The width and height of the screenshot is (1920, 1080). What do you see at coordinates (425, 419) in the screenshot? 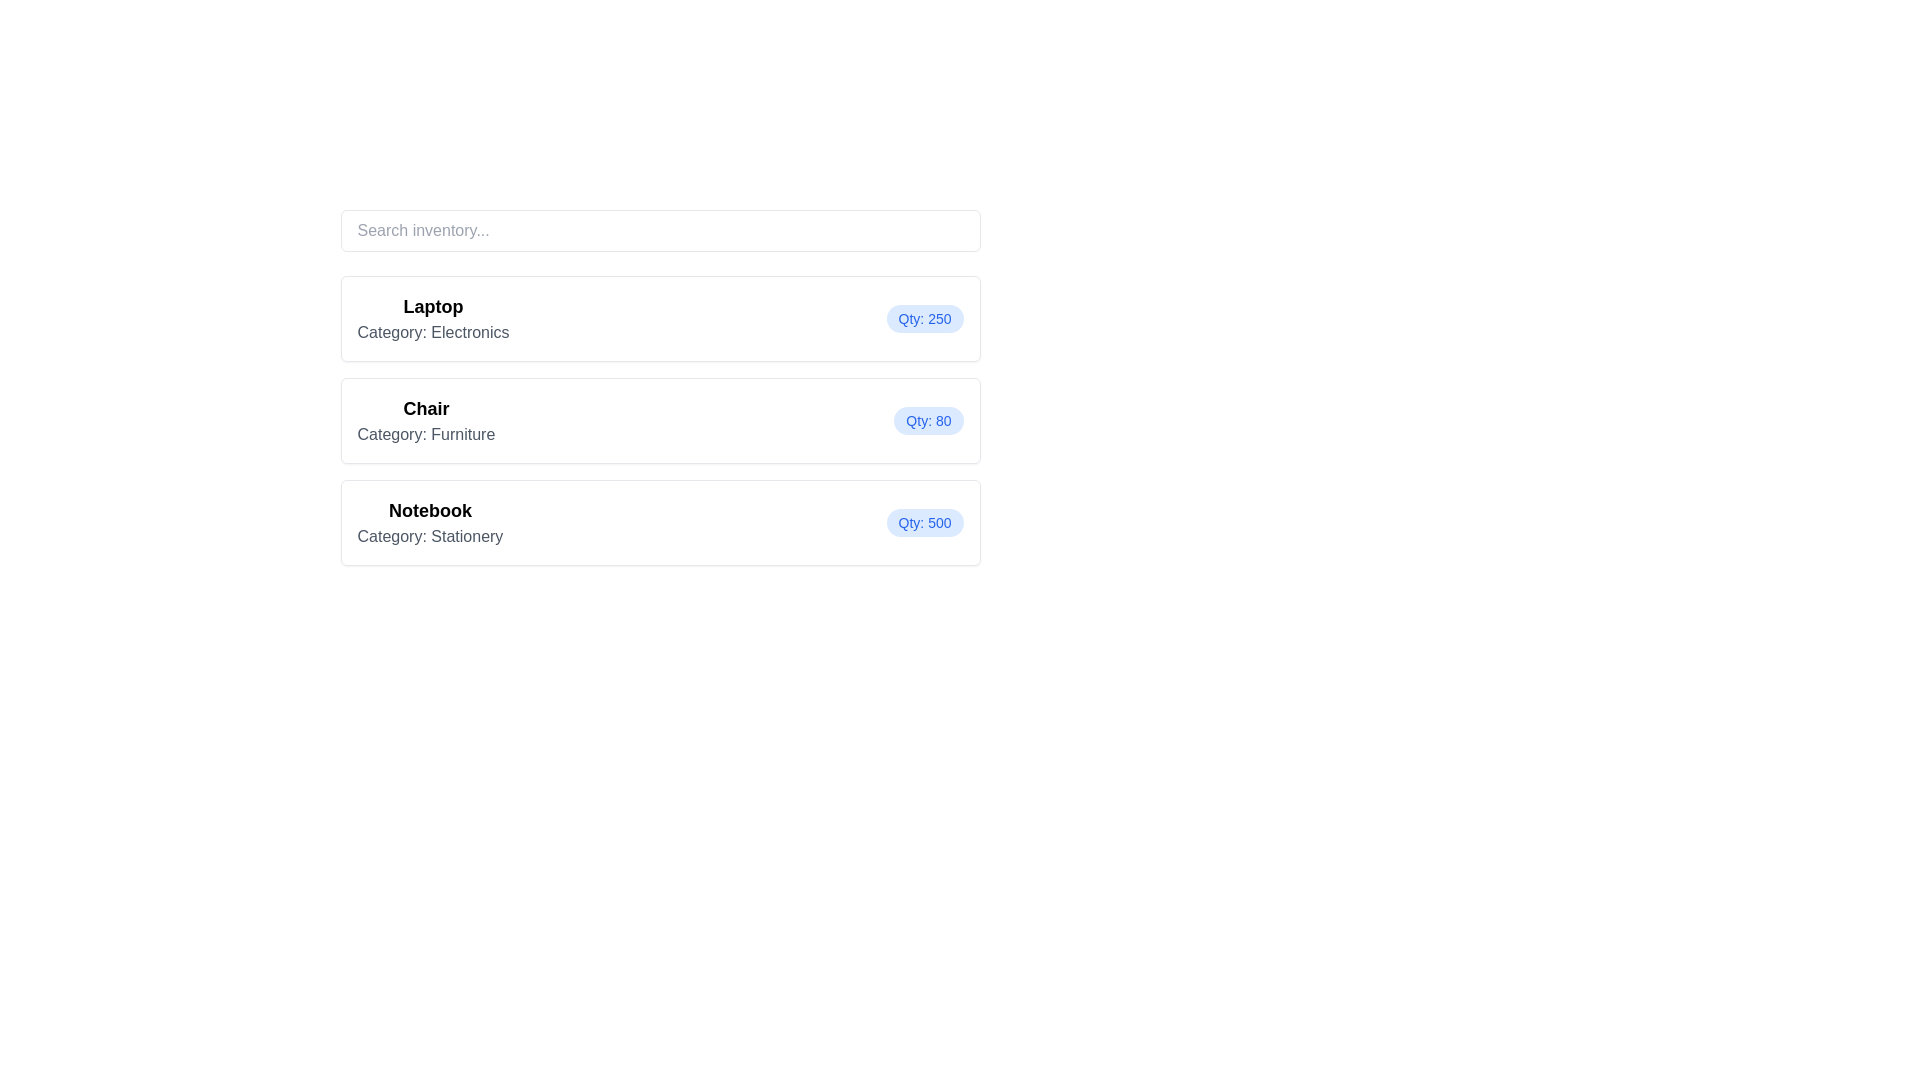
I see `text label that displays 'Chair' and 'Category: Furniture' located in the second card from the top within a structured card component` at bounding box center [425, 419].